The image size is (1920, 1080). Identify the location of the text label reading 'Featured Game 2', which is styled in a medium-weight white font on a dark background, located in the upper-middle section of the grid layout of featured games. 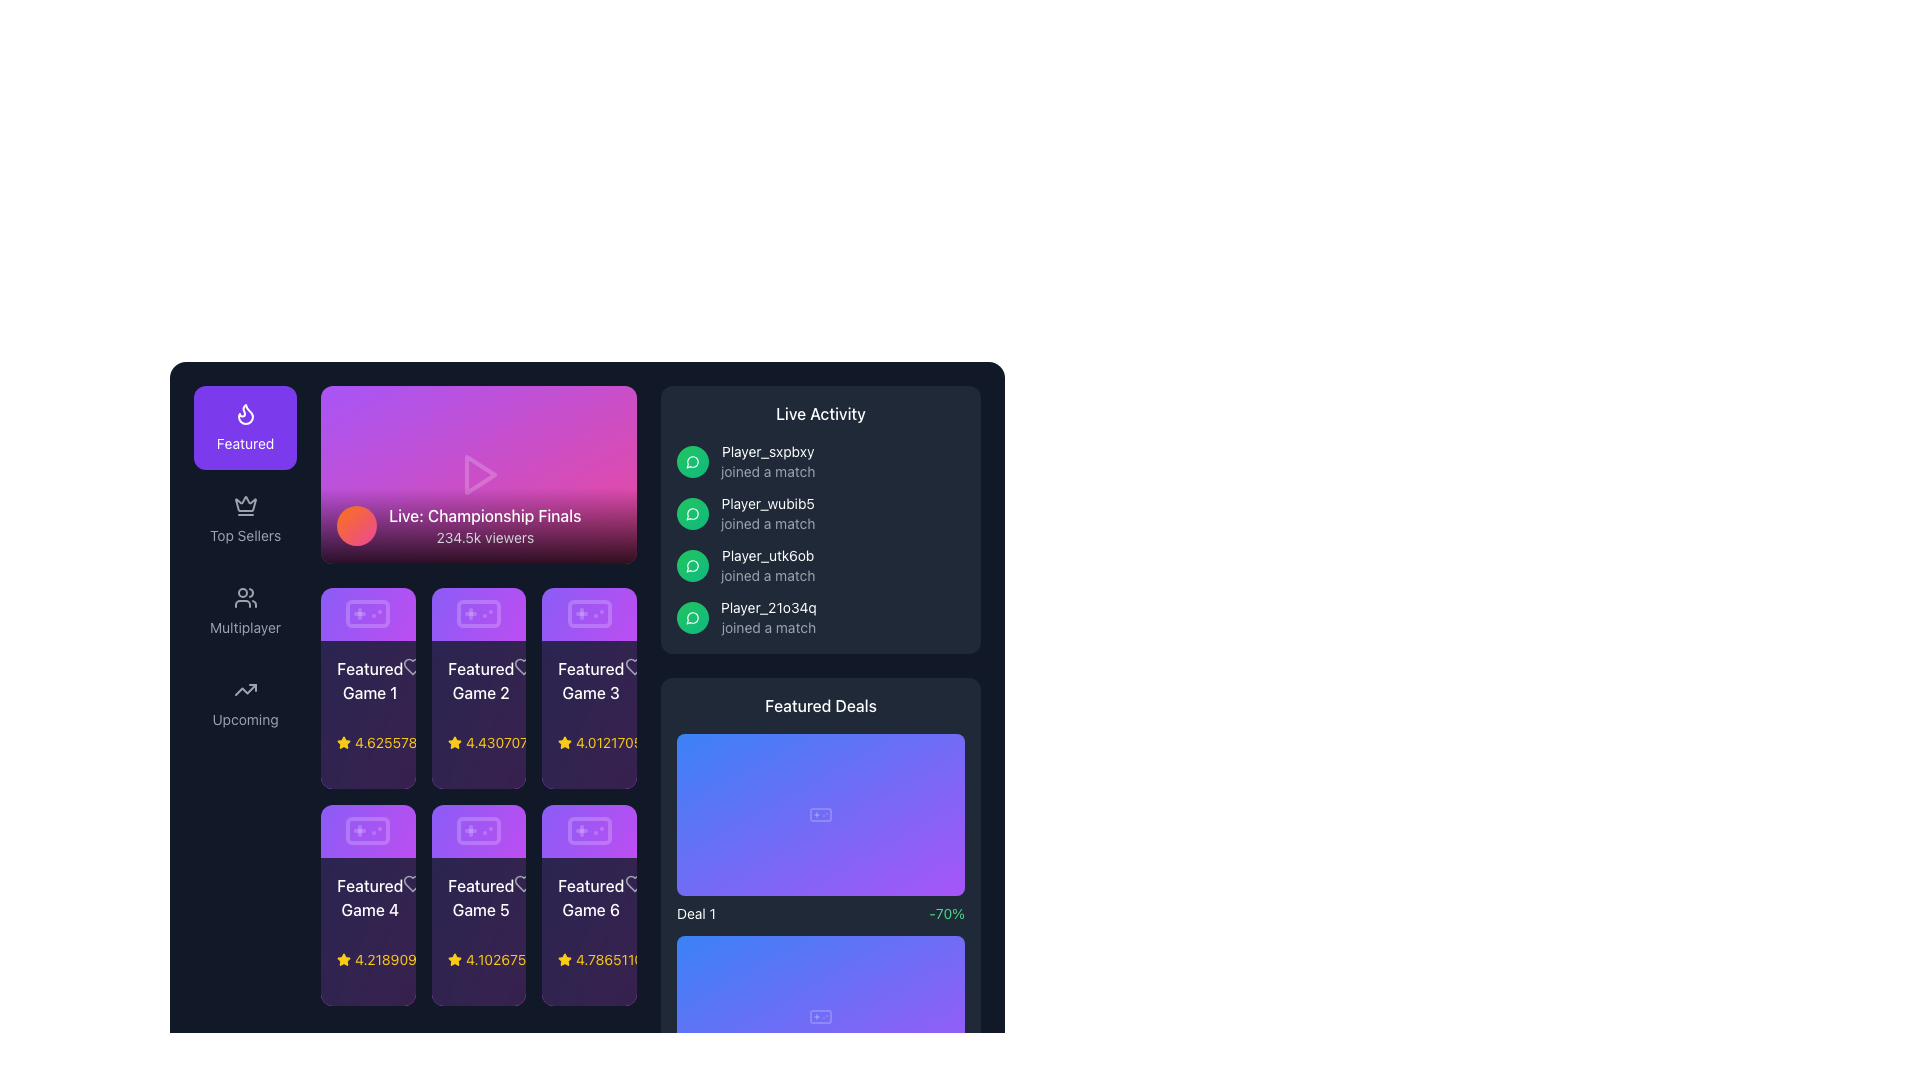
(478, 679).